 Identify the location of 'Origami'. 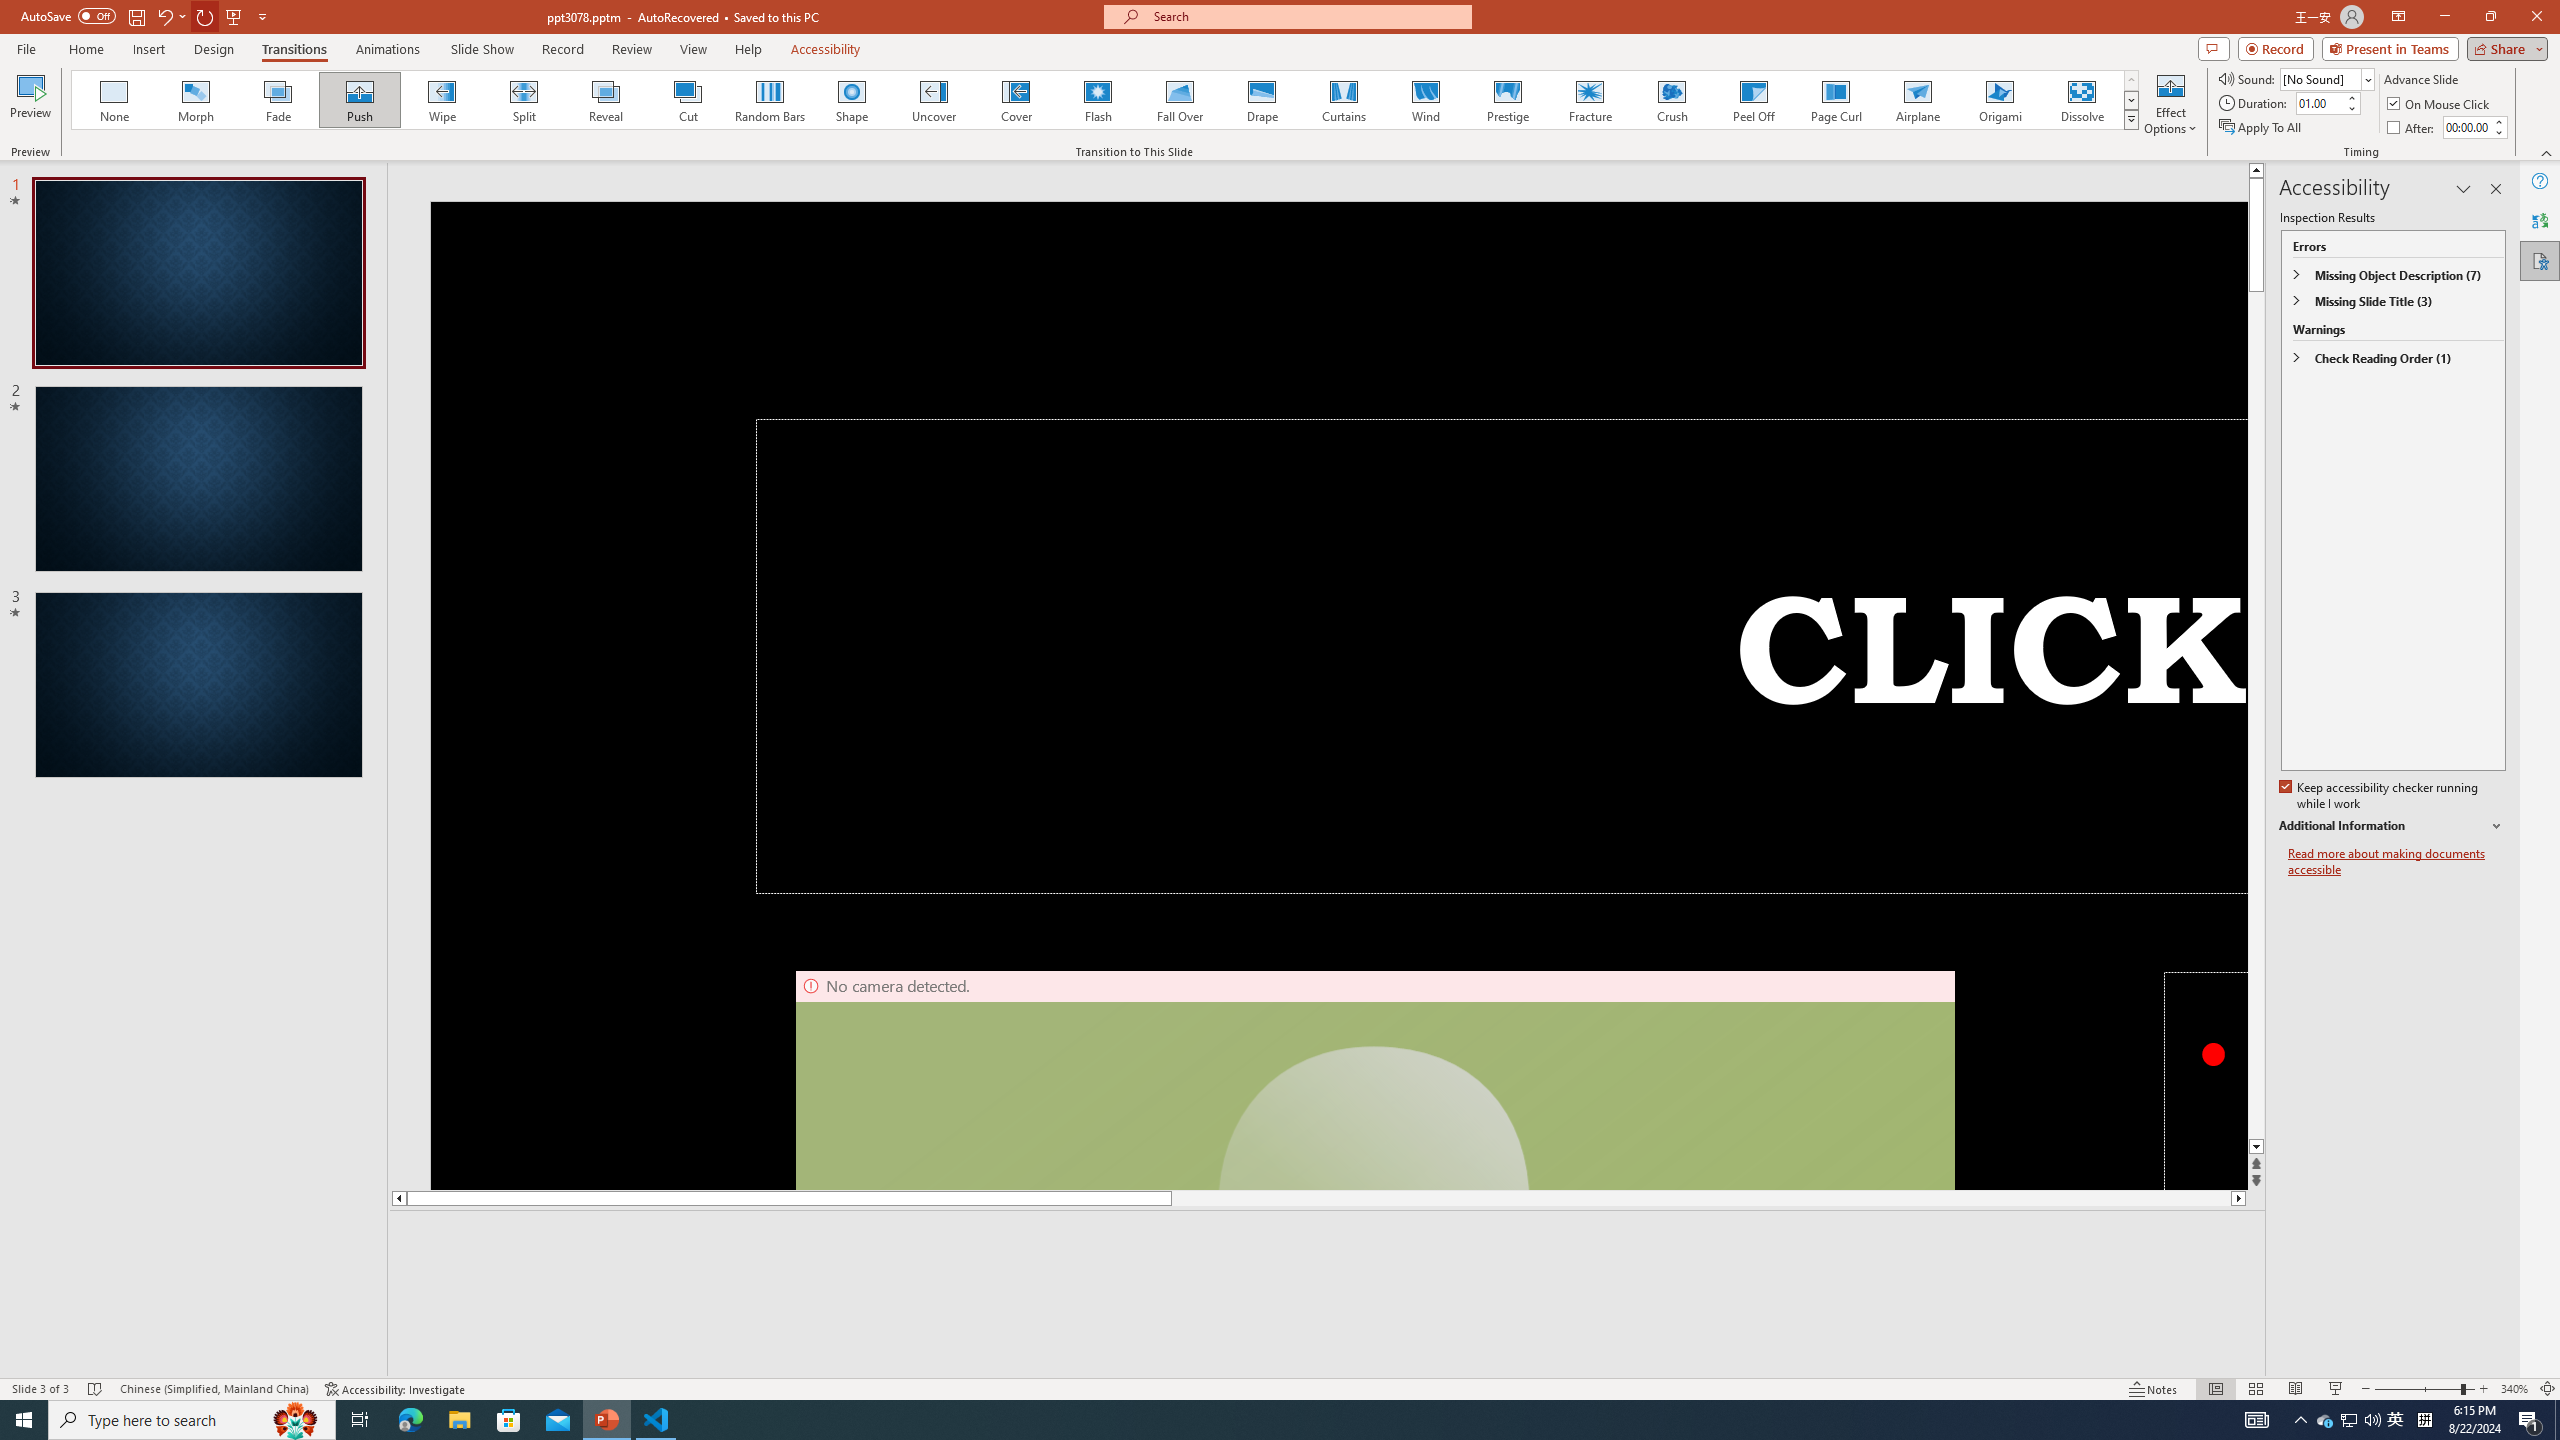
(1998, 99).